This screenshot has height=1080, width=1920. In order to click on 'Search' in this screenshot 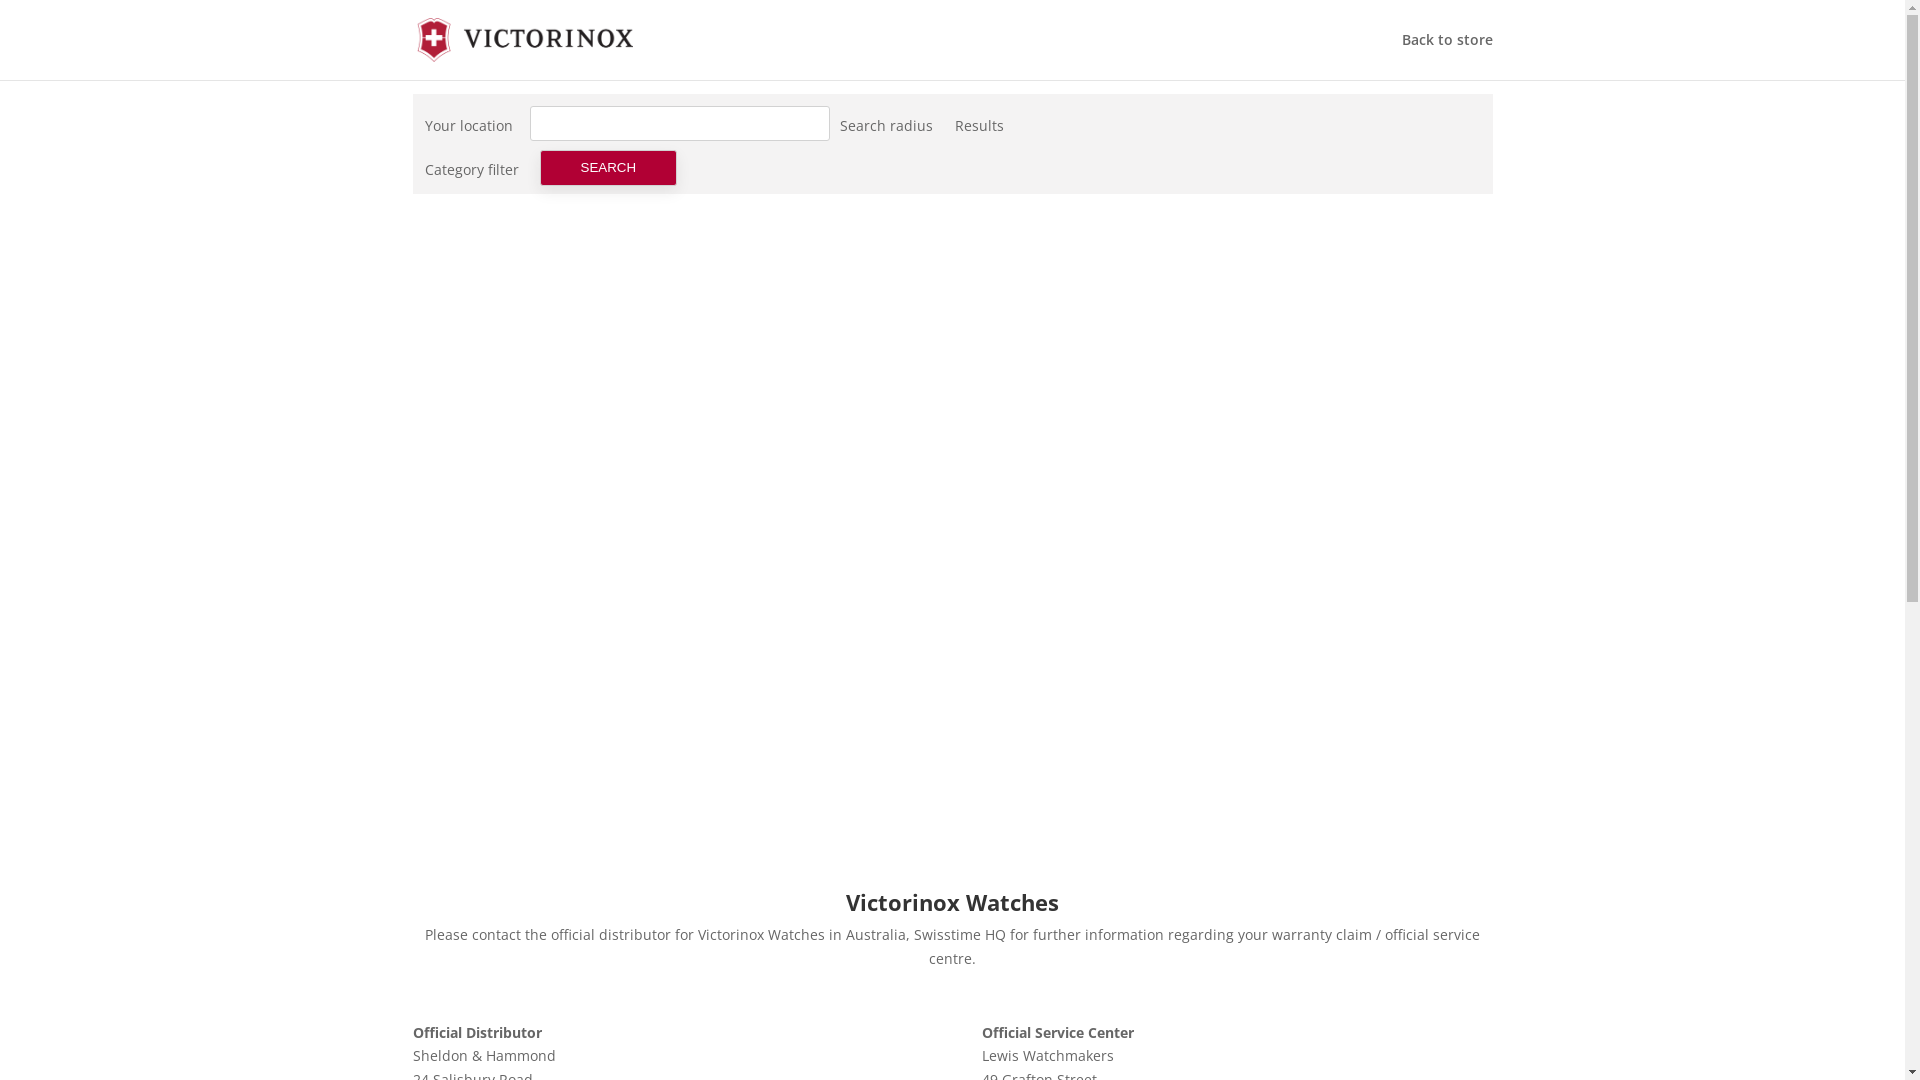, I will do `click(608, 167)`.